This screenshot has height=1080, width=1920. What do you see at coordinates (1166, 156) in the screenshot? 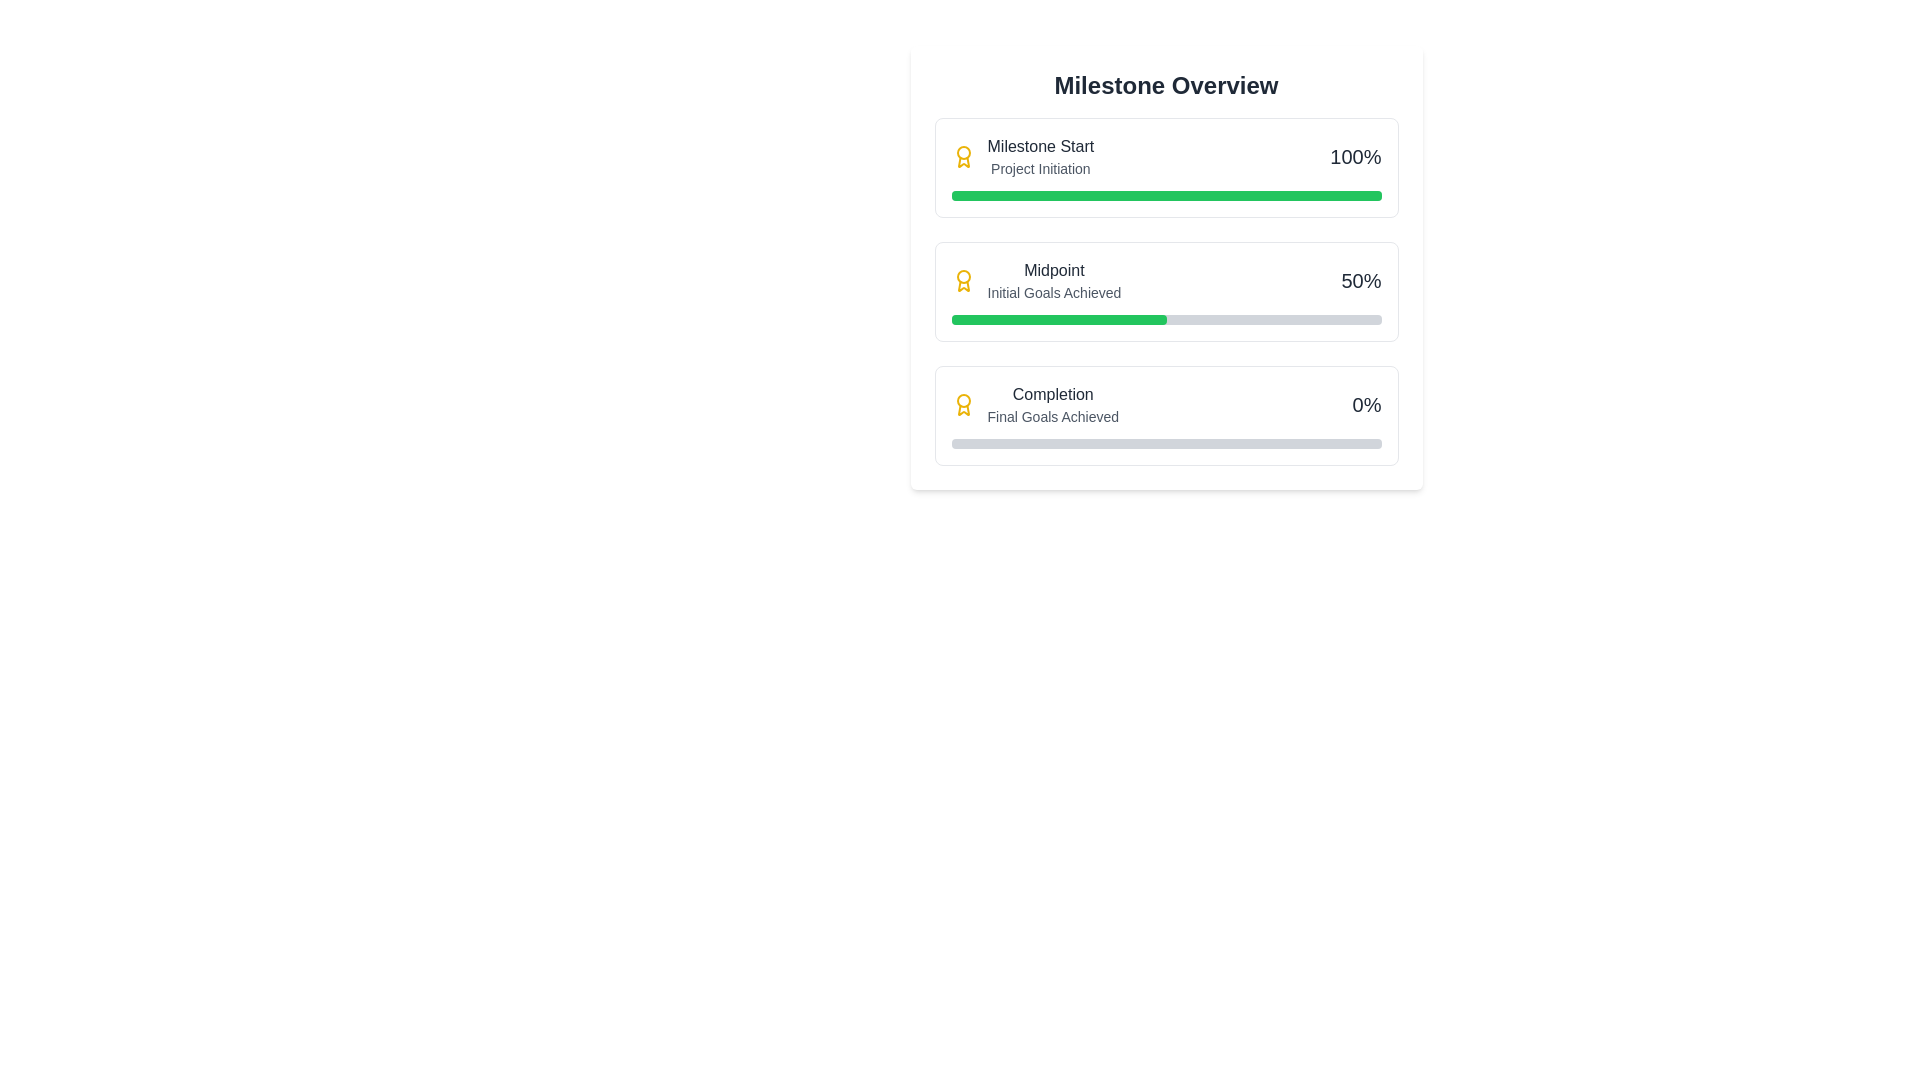
I see `the 'Milestone Start' informational section` at bounding box center [1166, 156].